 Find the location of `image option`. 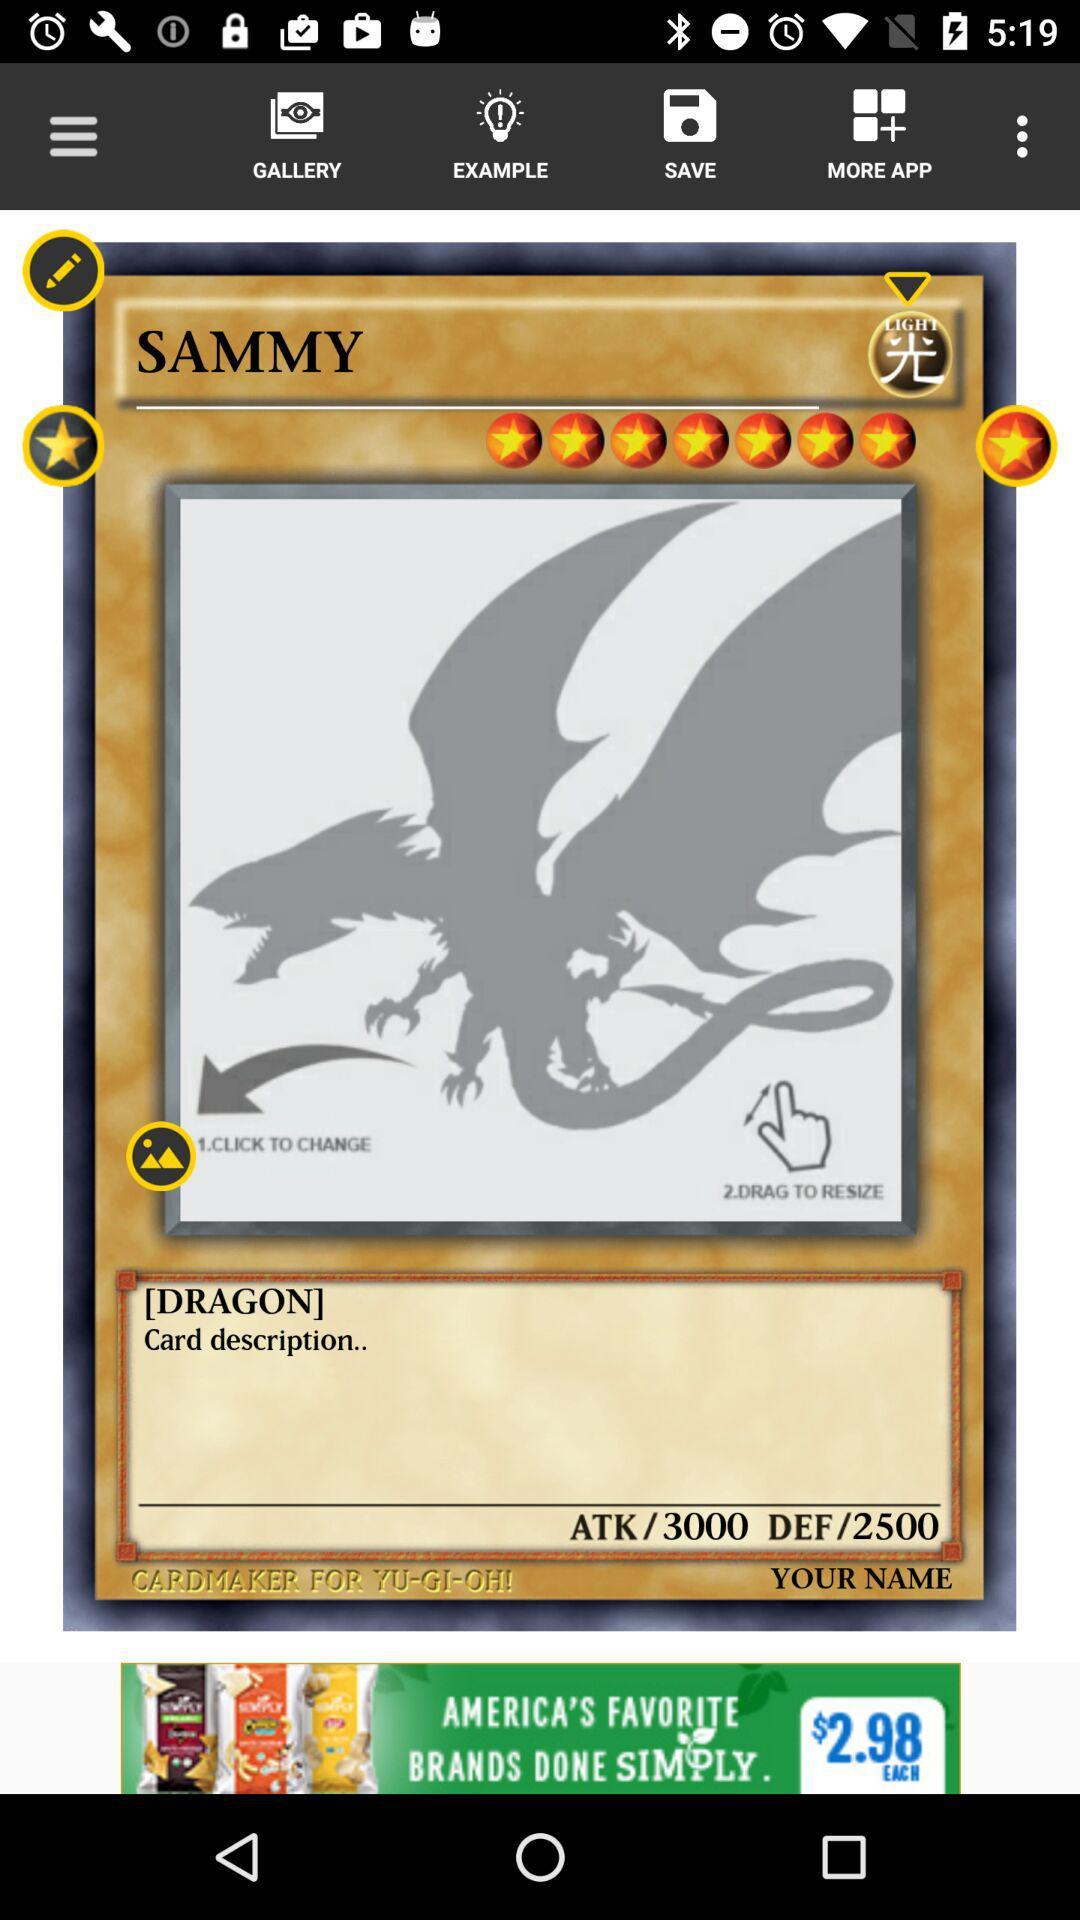

image option is located at coordinates (159, 1156).